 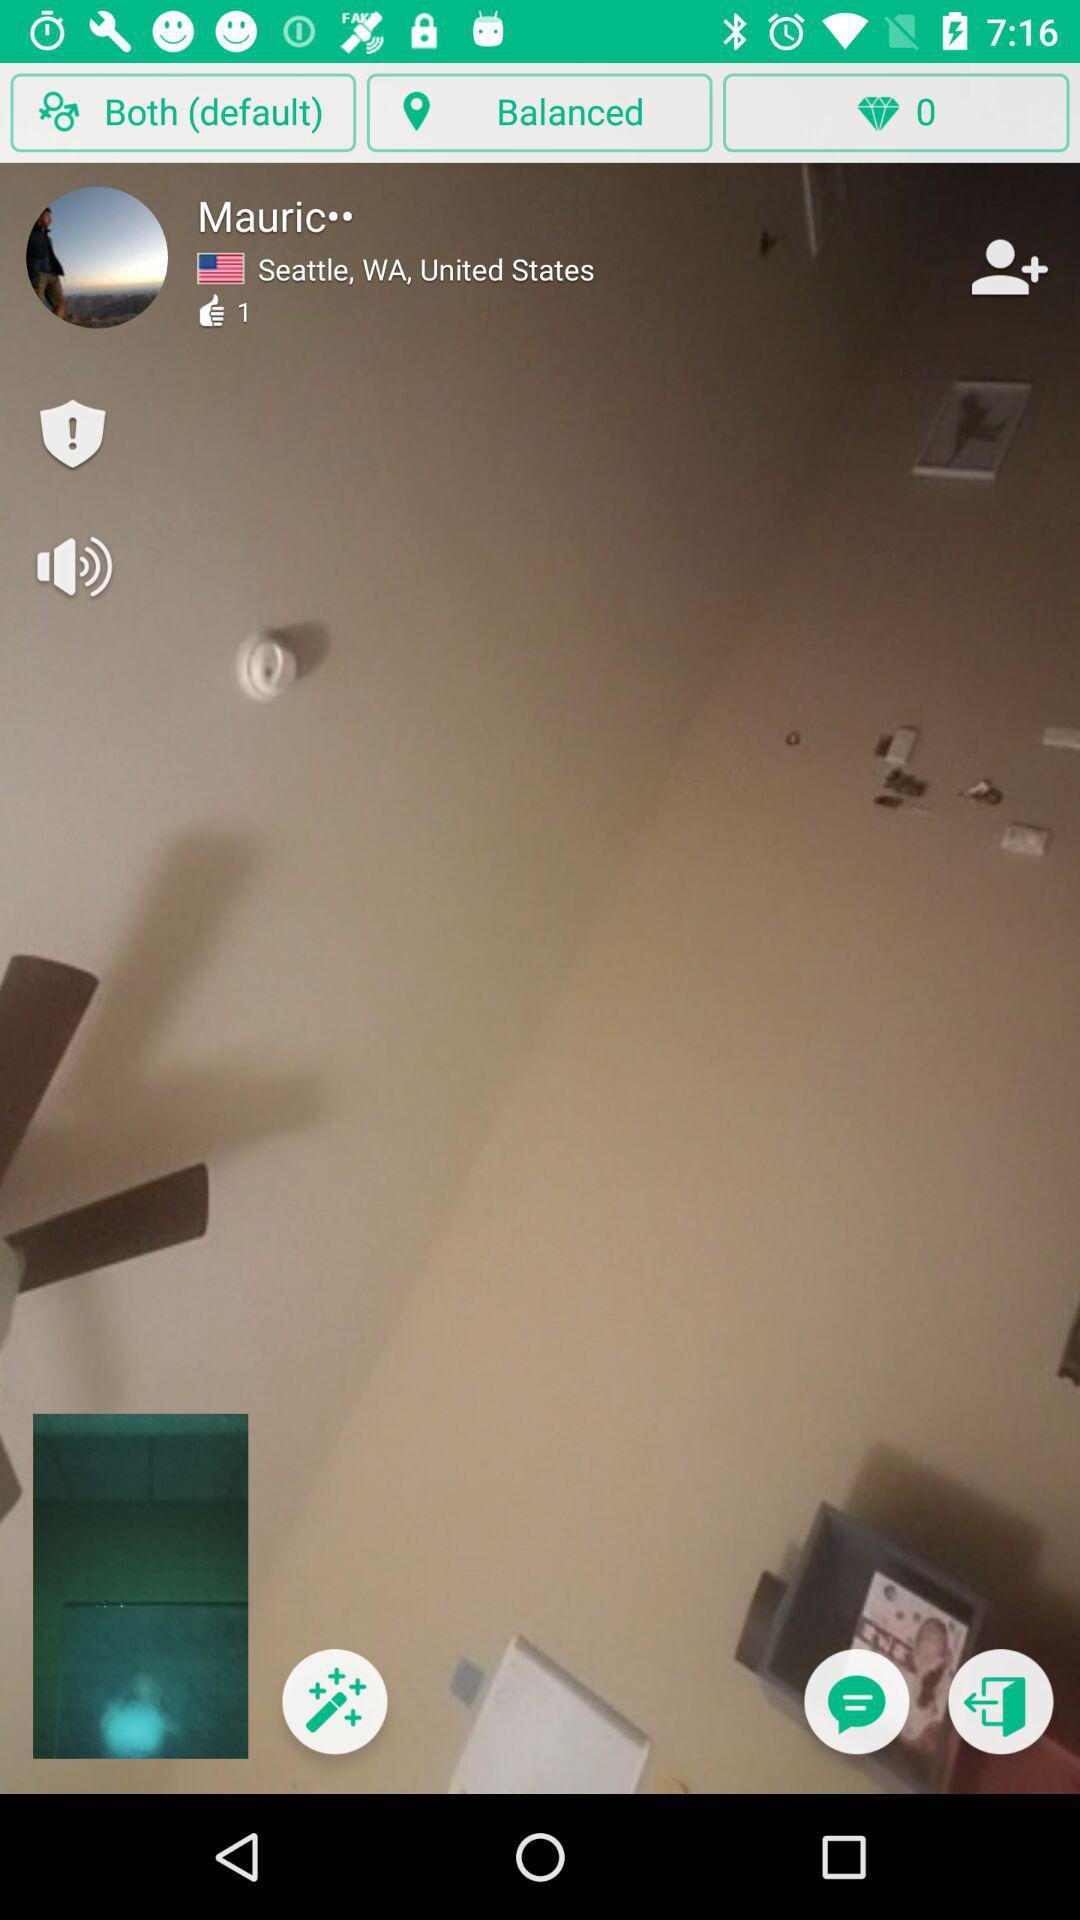 I want to click on the diamond button which is top right corner, so click(x=895, y=112).